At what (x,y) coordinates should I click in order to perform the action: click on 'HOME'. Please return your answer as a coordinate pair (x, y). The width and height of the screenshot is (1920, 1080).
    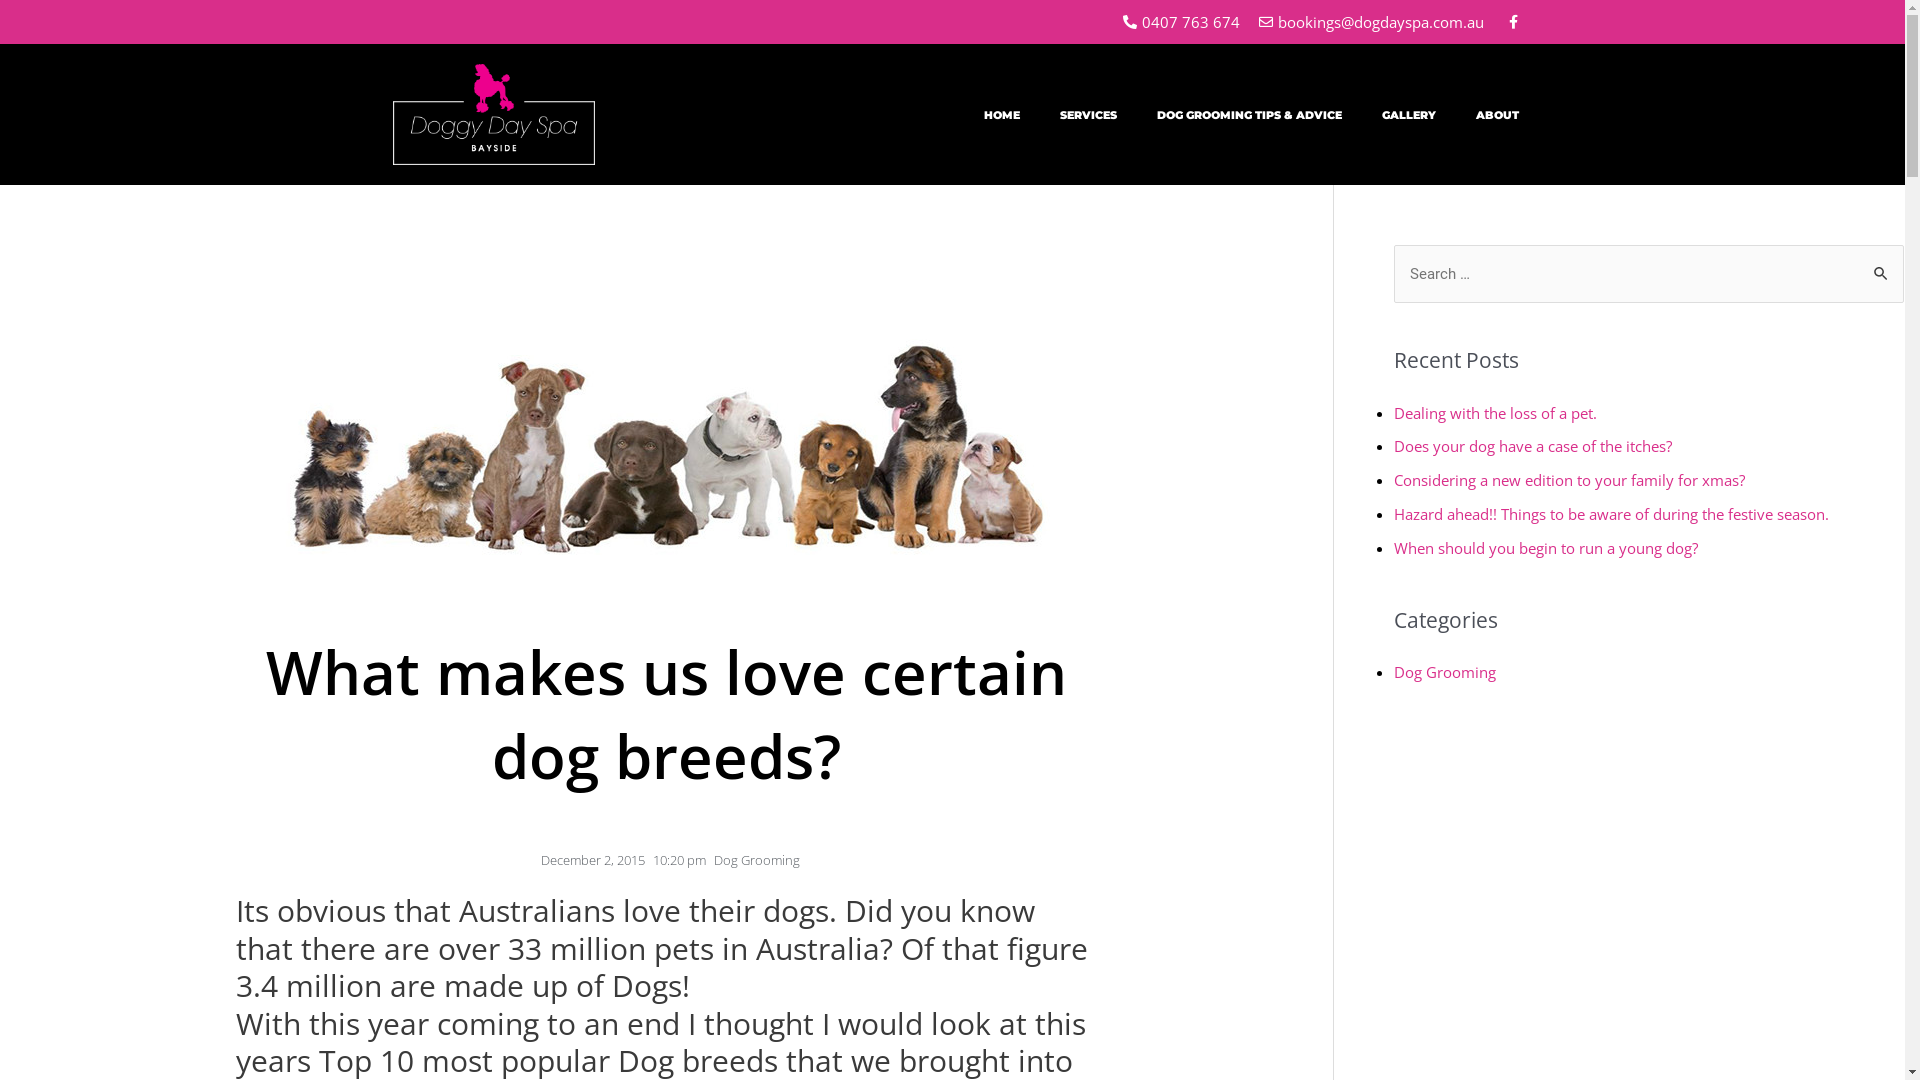
    Looking at the image, I should click on (1002, 115).